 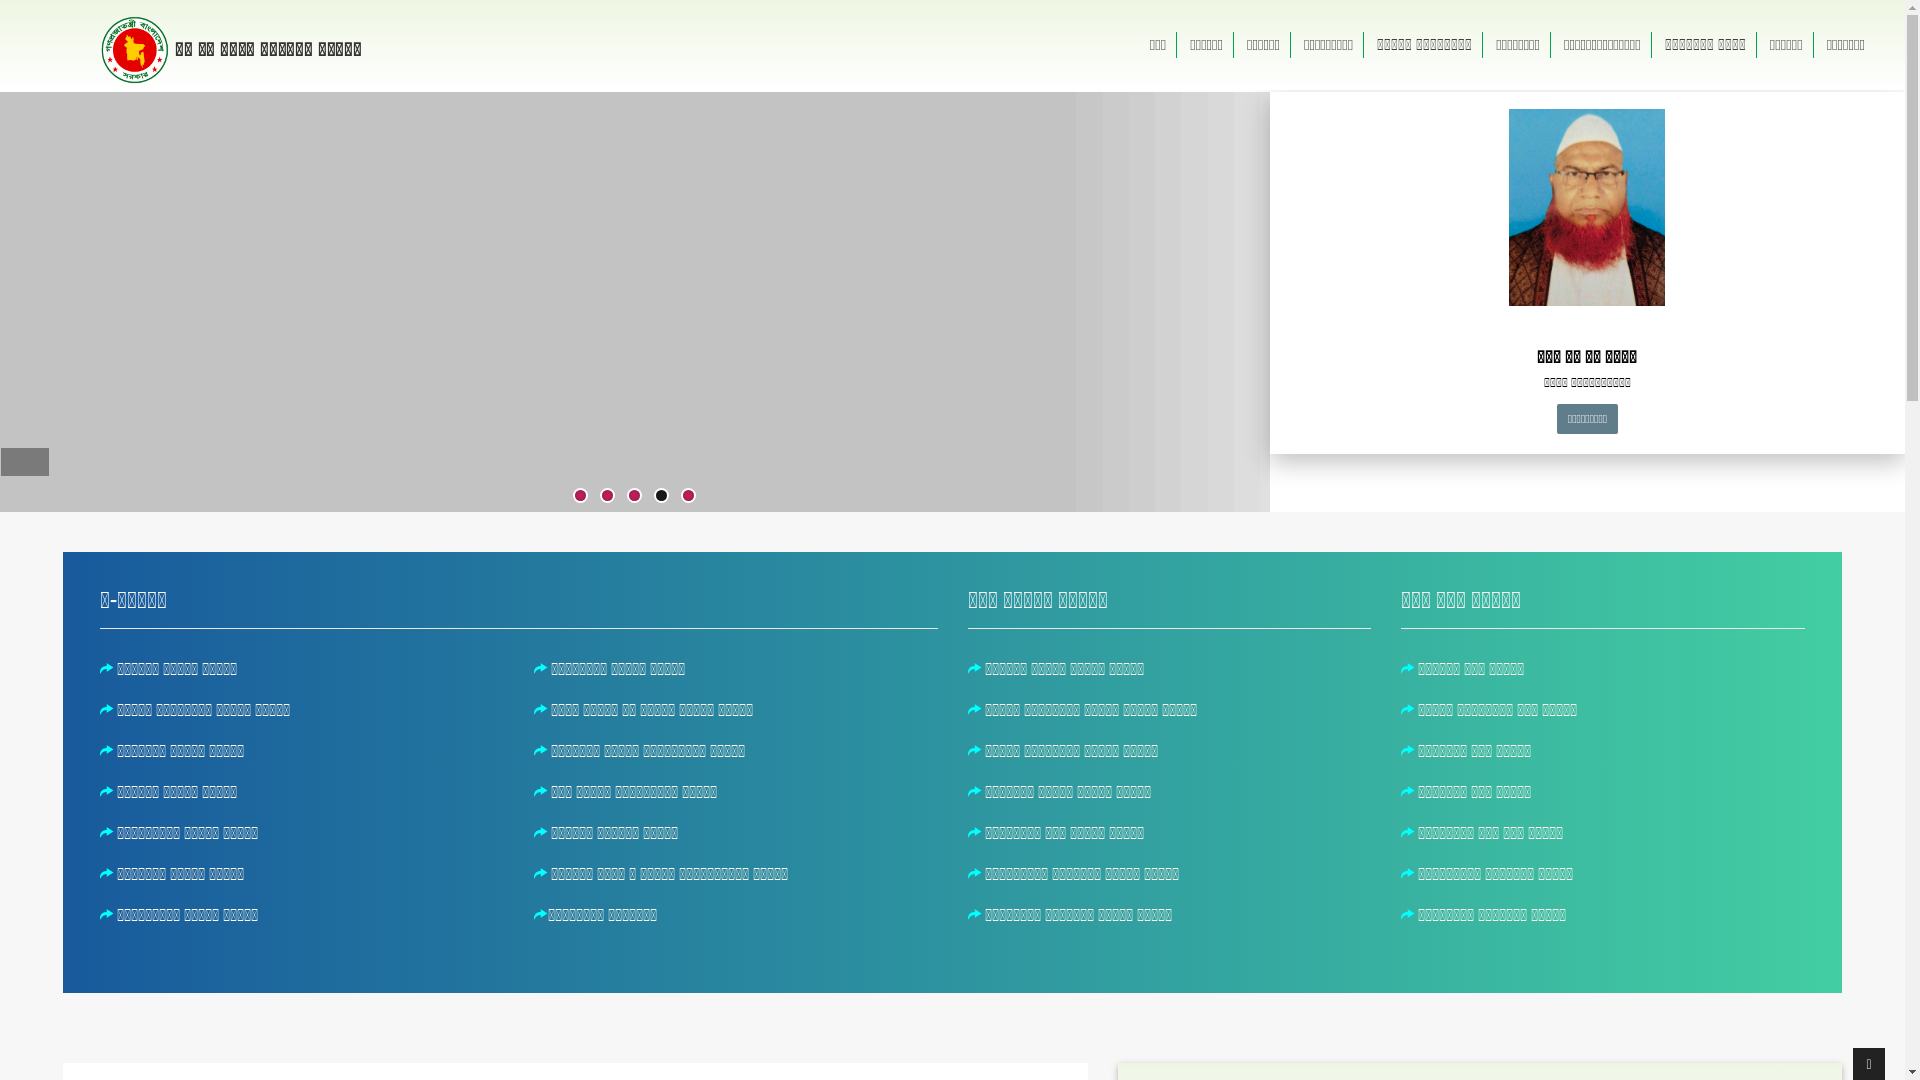 What do you see at coordinates (682, 495) in the screenshot?
I see `'5'` at bounding box center [682, 495].